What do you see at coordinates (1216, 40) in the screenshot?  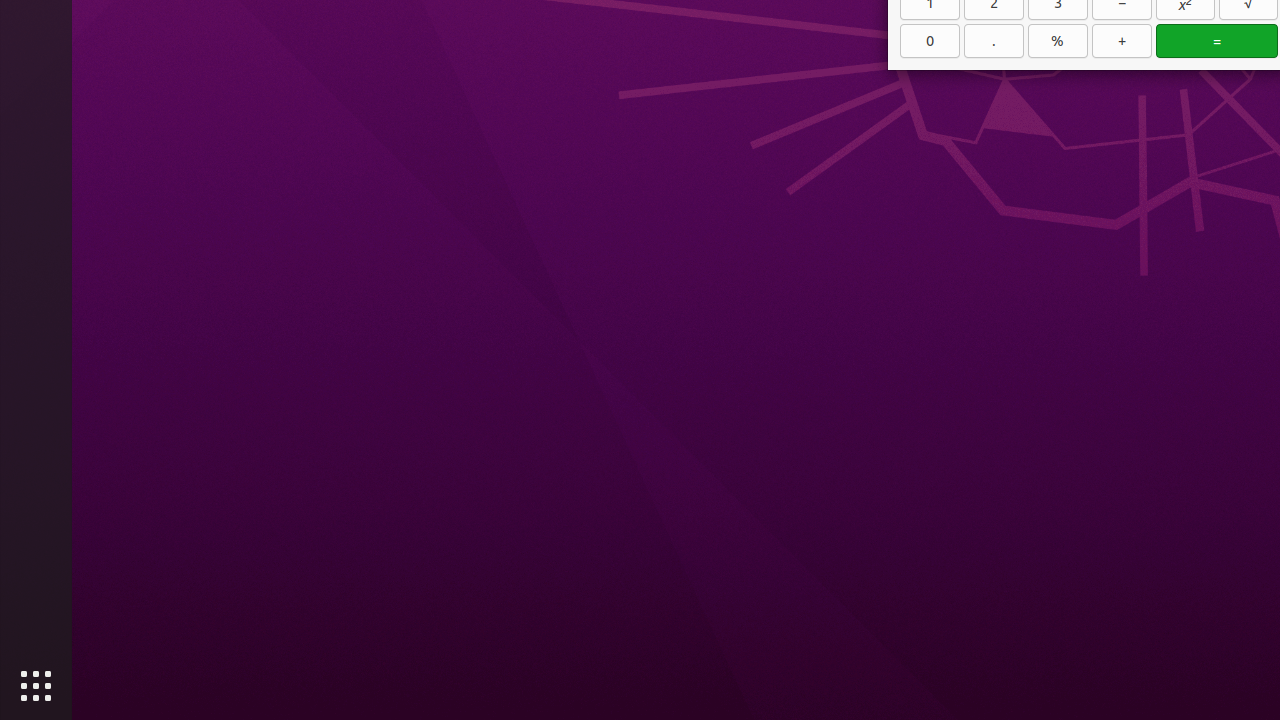 I see `'='` at bounding box center [1216, 40].